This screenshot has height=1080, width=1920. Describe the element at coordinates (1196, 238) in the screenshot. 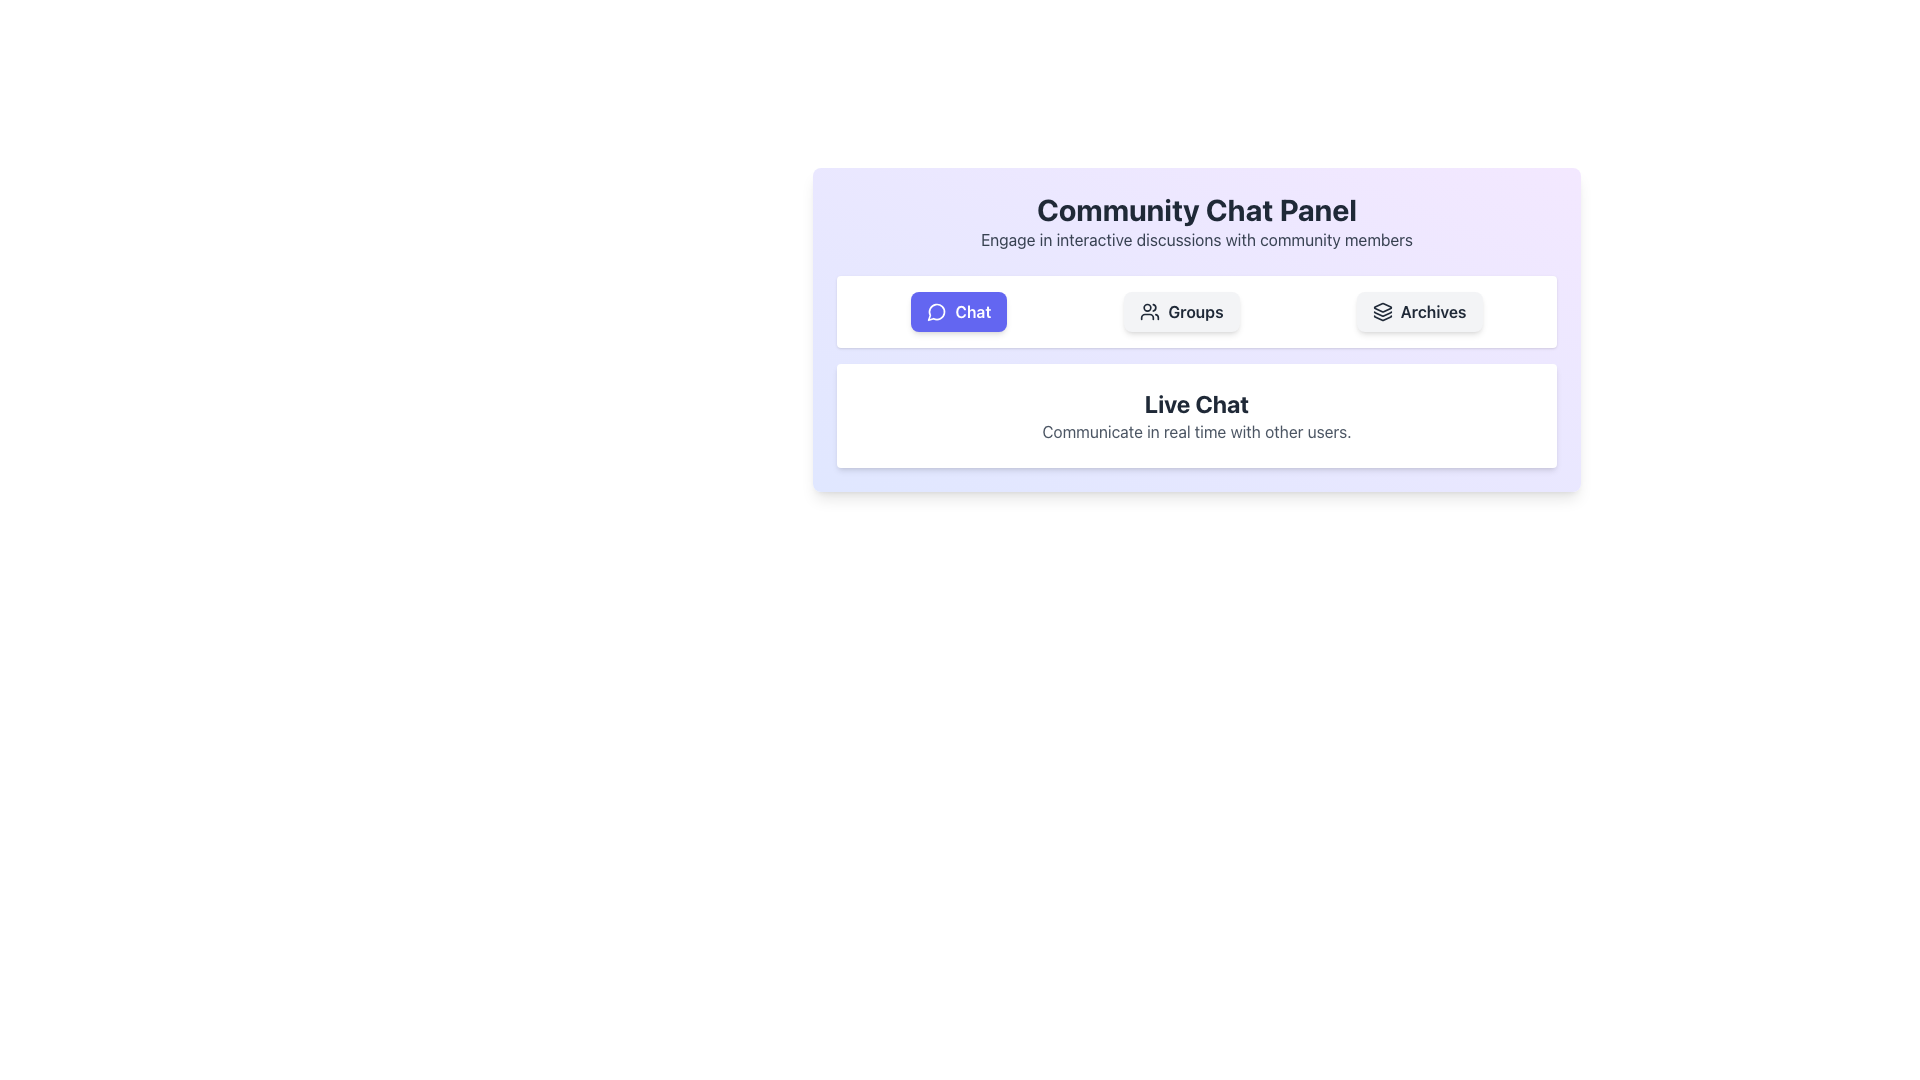

I see `the static text element that provides descriptive information about the 'Community Chat Panel', positioned directly underneath its title` at that location.